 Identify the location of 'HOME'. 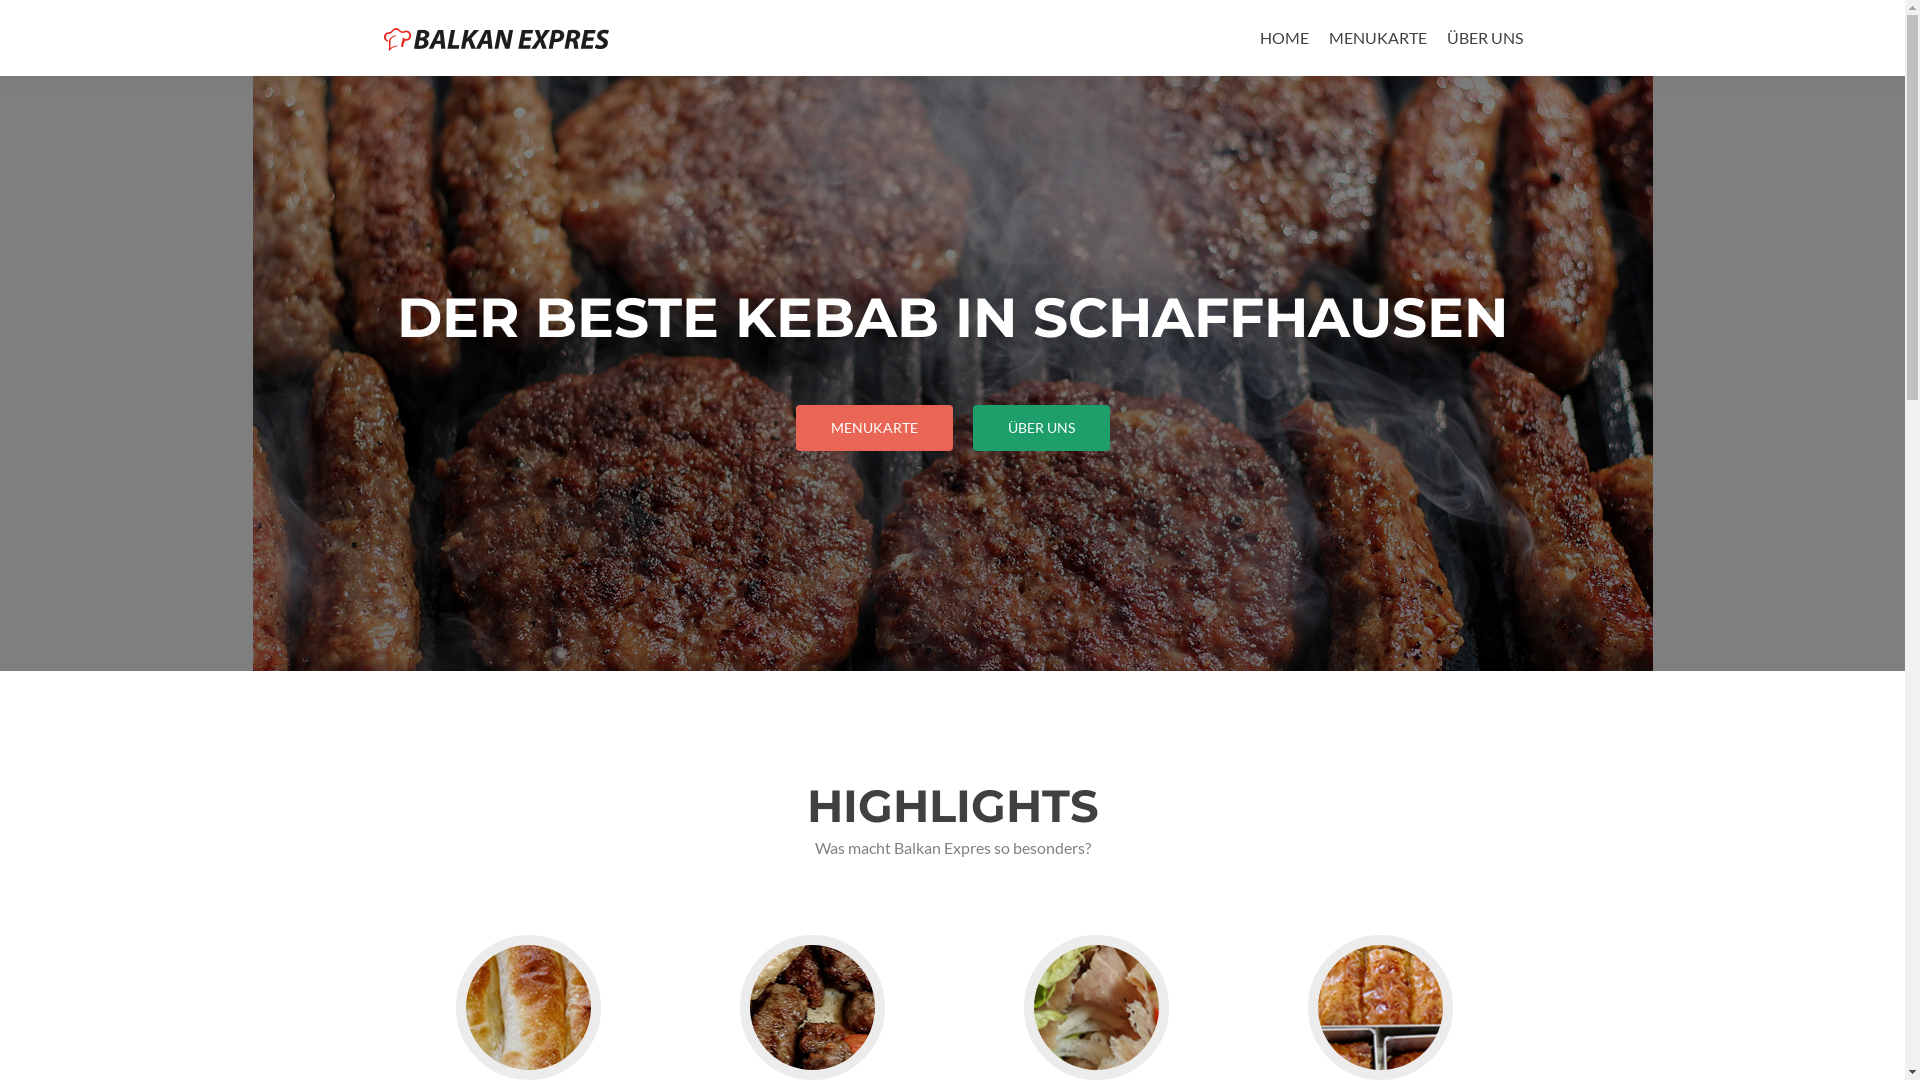
(1284, 37).